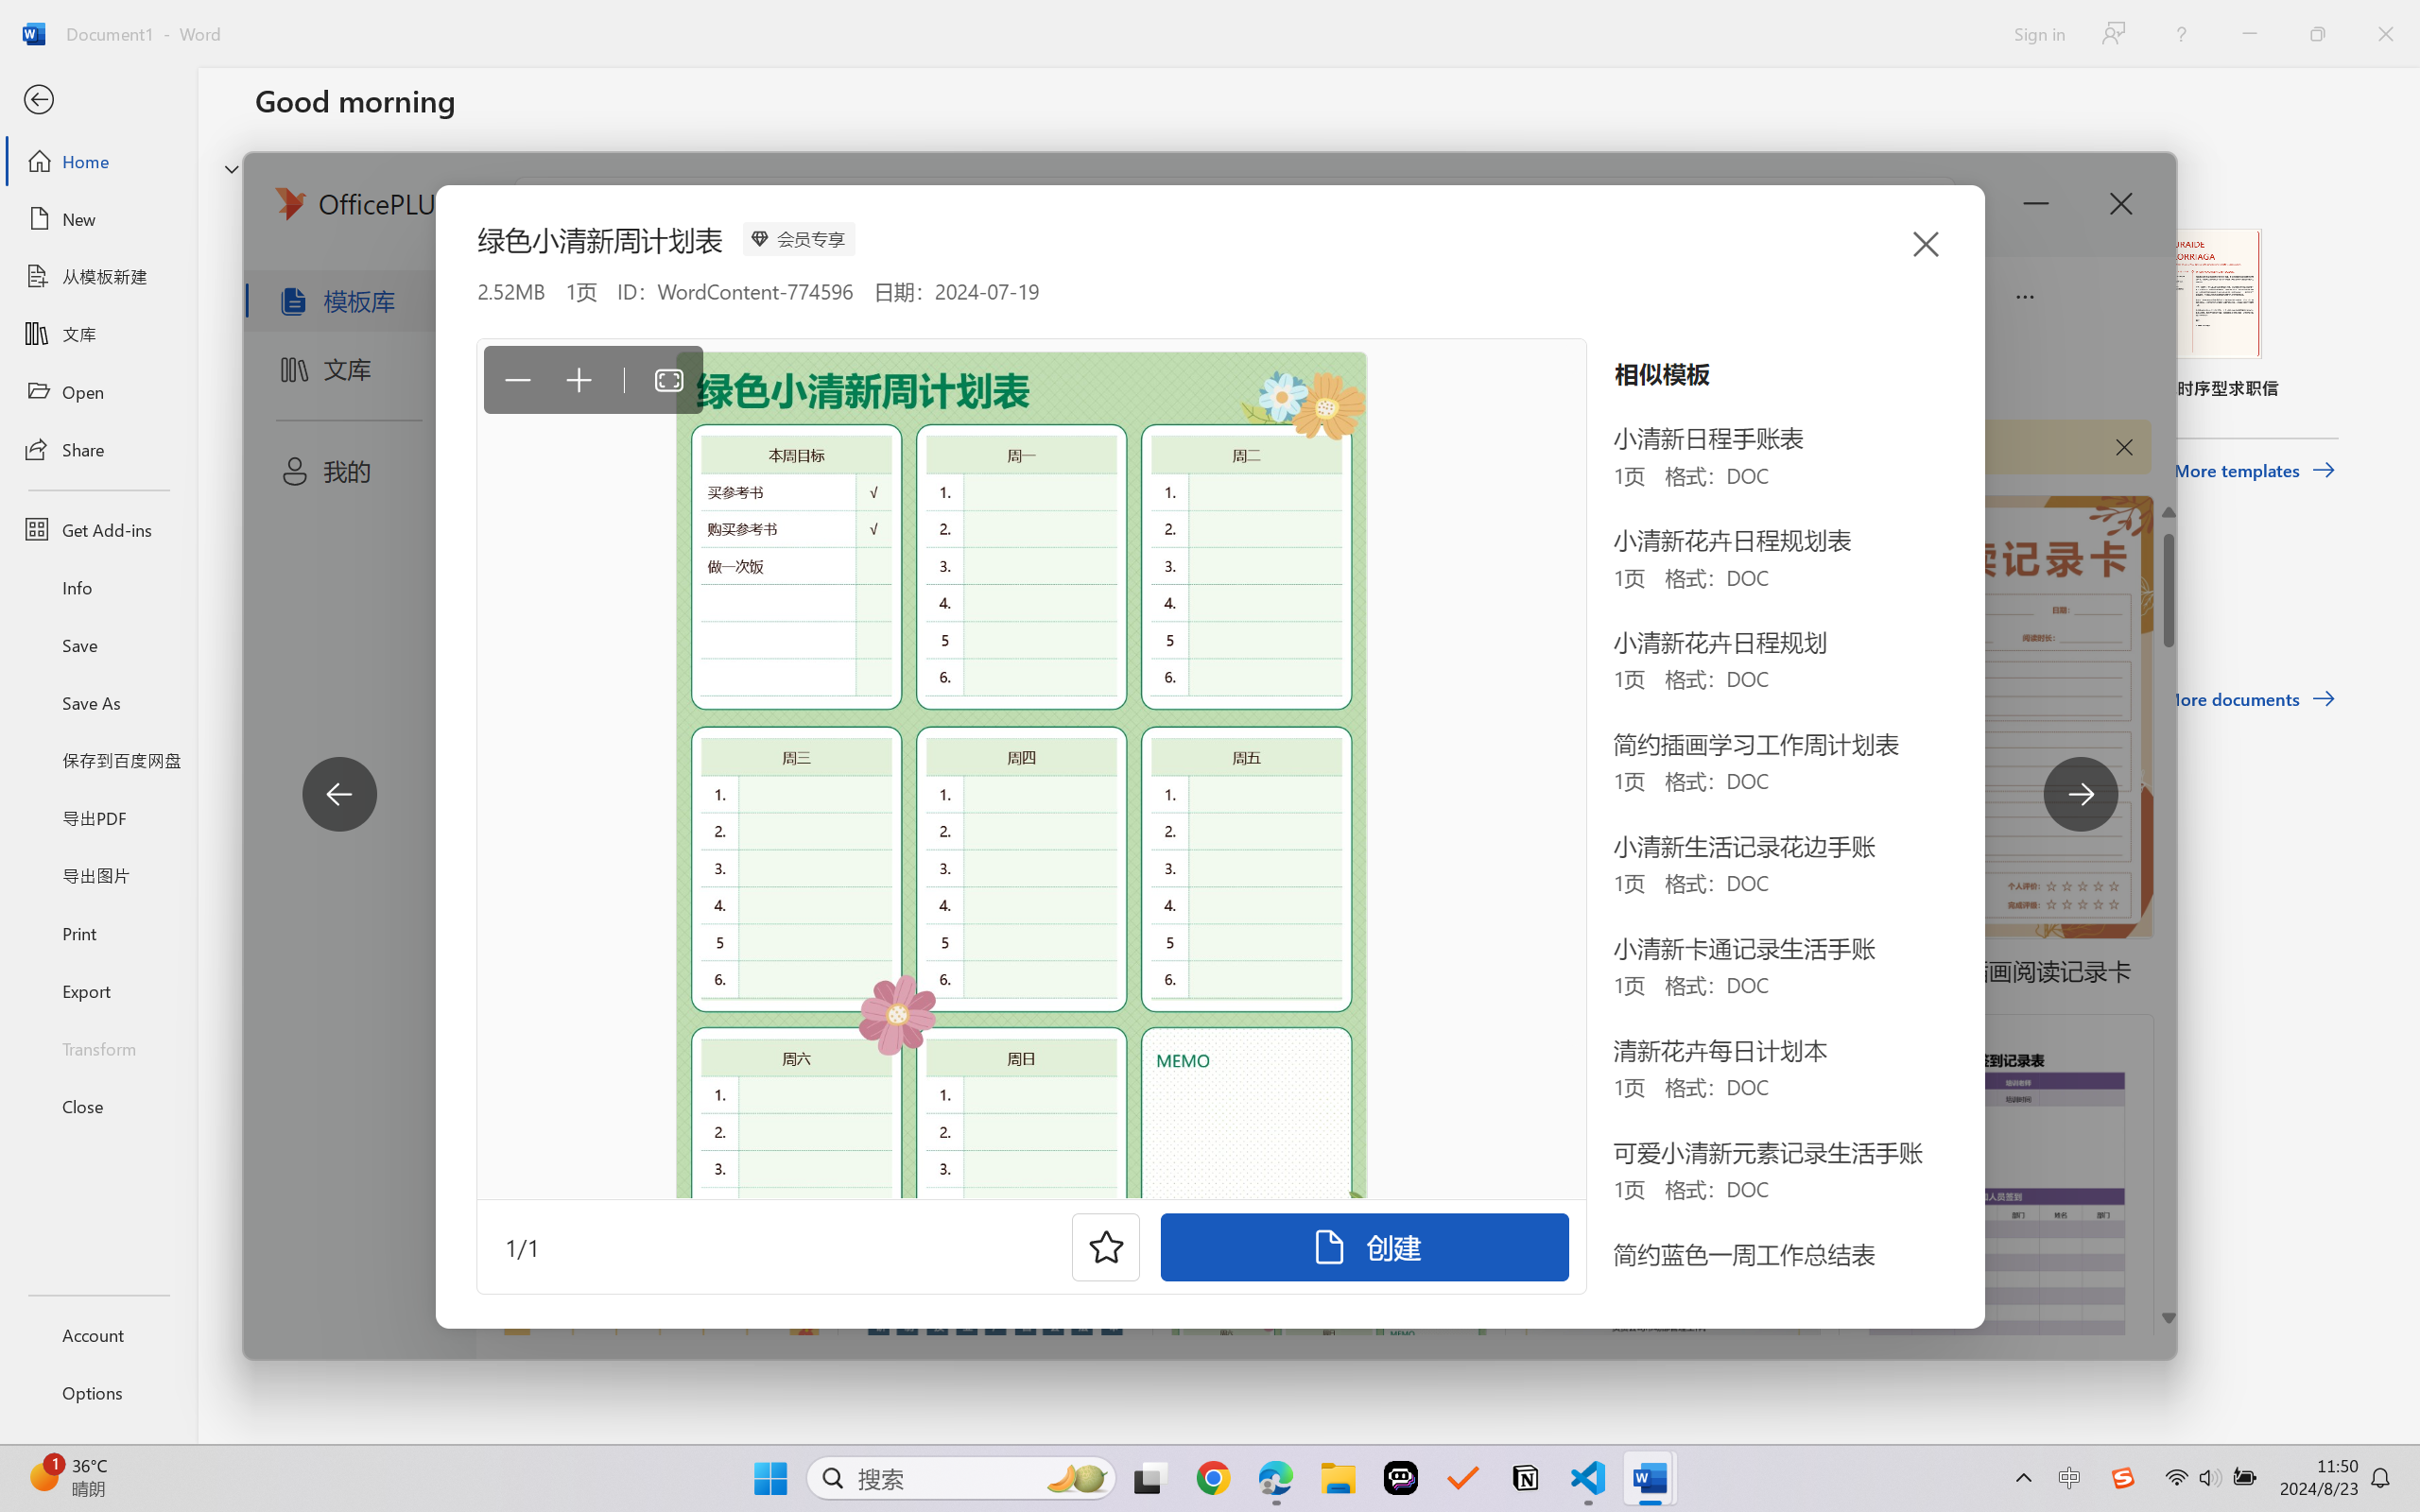  What do you see at coordinates (97, 586) in the screenshot?
I see `'Info'` at bounding box center [97, 586].